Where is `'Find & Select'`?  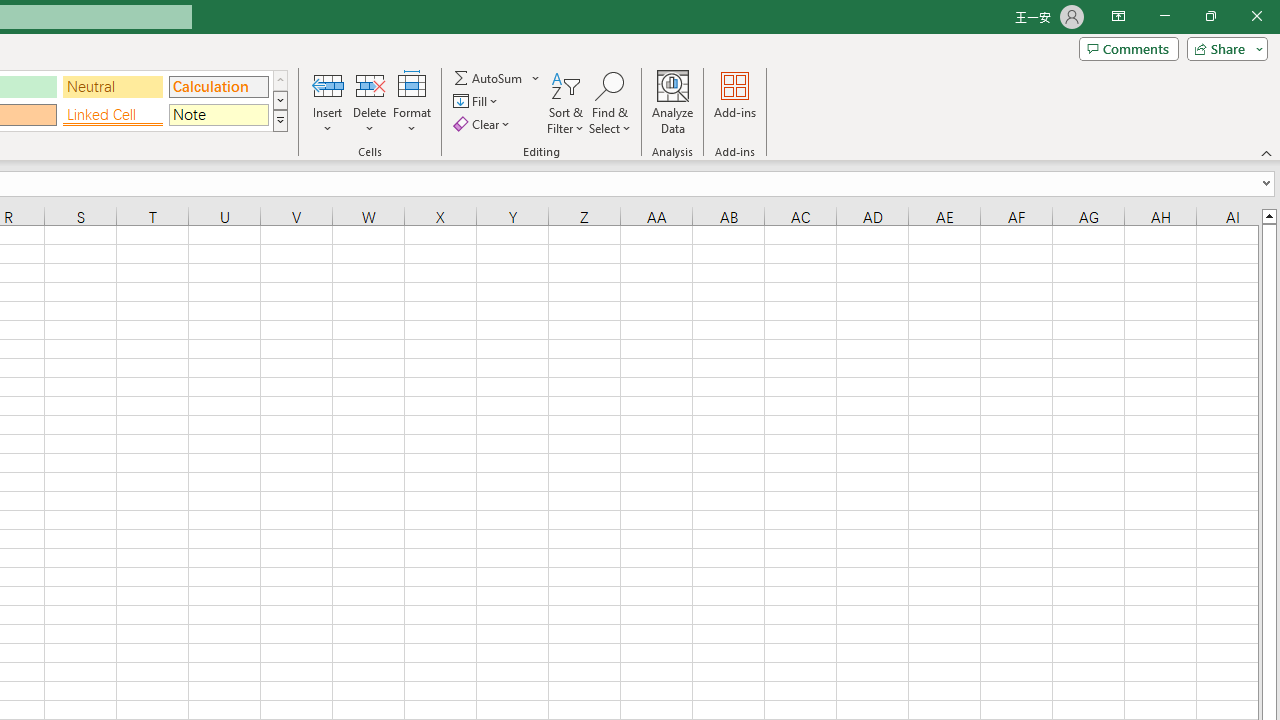
'Find & Select' is located at coordinates (609, 103).